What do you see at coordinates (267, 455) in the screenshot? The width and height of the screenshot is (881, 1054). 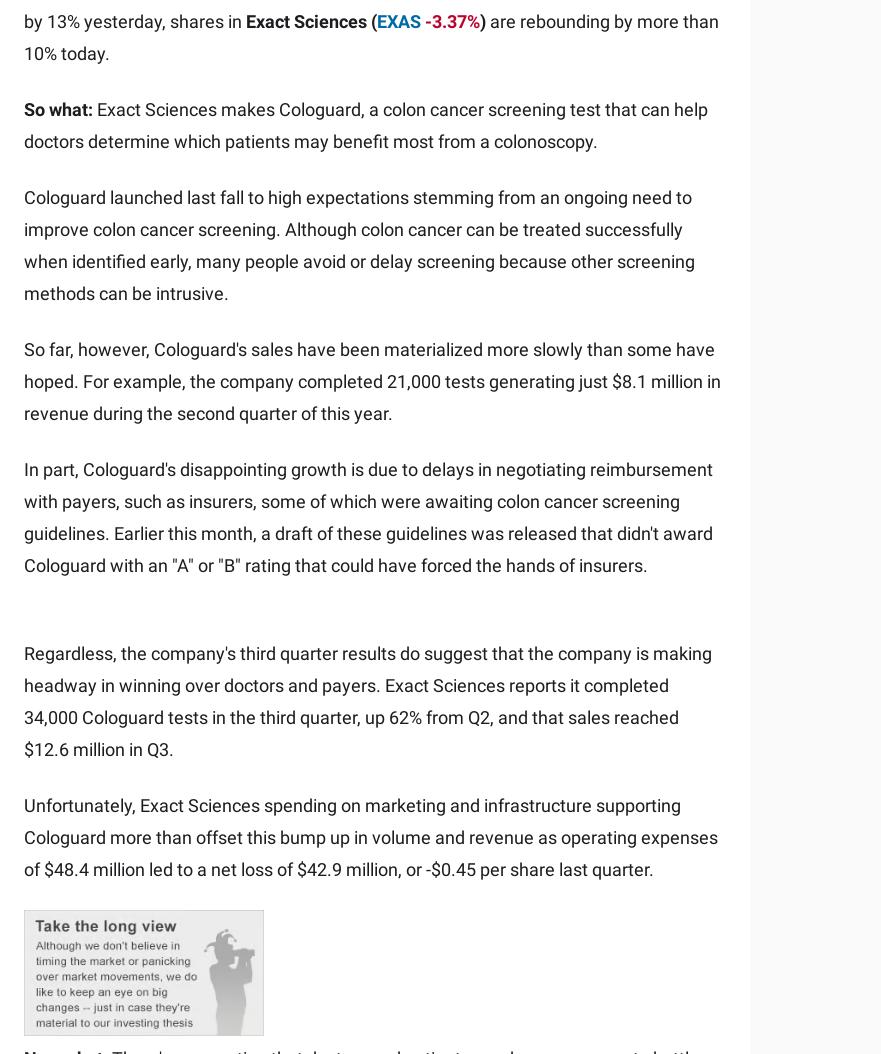 I see `'Our Services'` at bounding box center [267, 455].